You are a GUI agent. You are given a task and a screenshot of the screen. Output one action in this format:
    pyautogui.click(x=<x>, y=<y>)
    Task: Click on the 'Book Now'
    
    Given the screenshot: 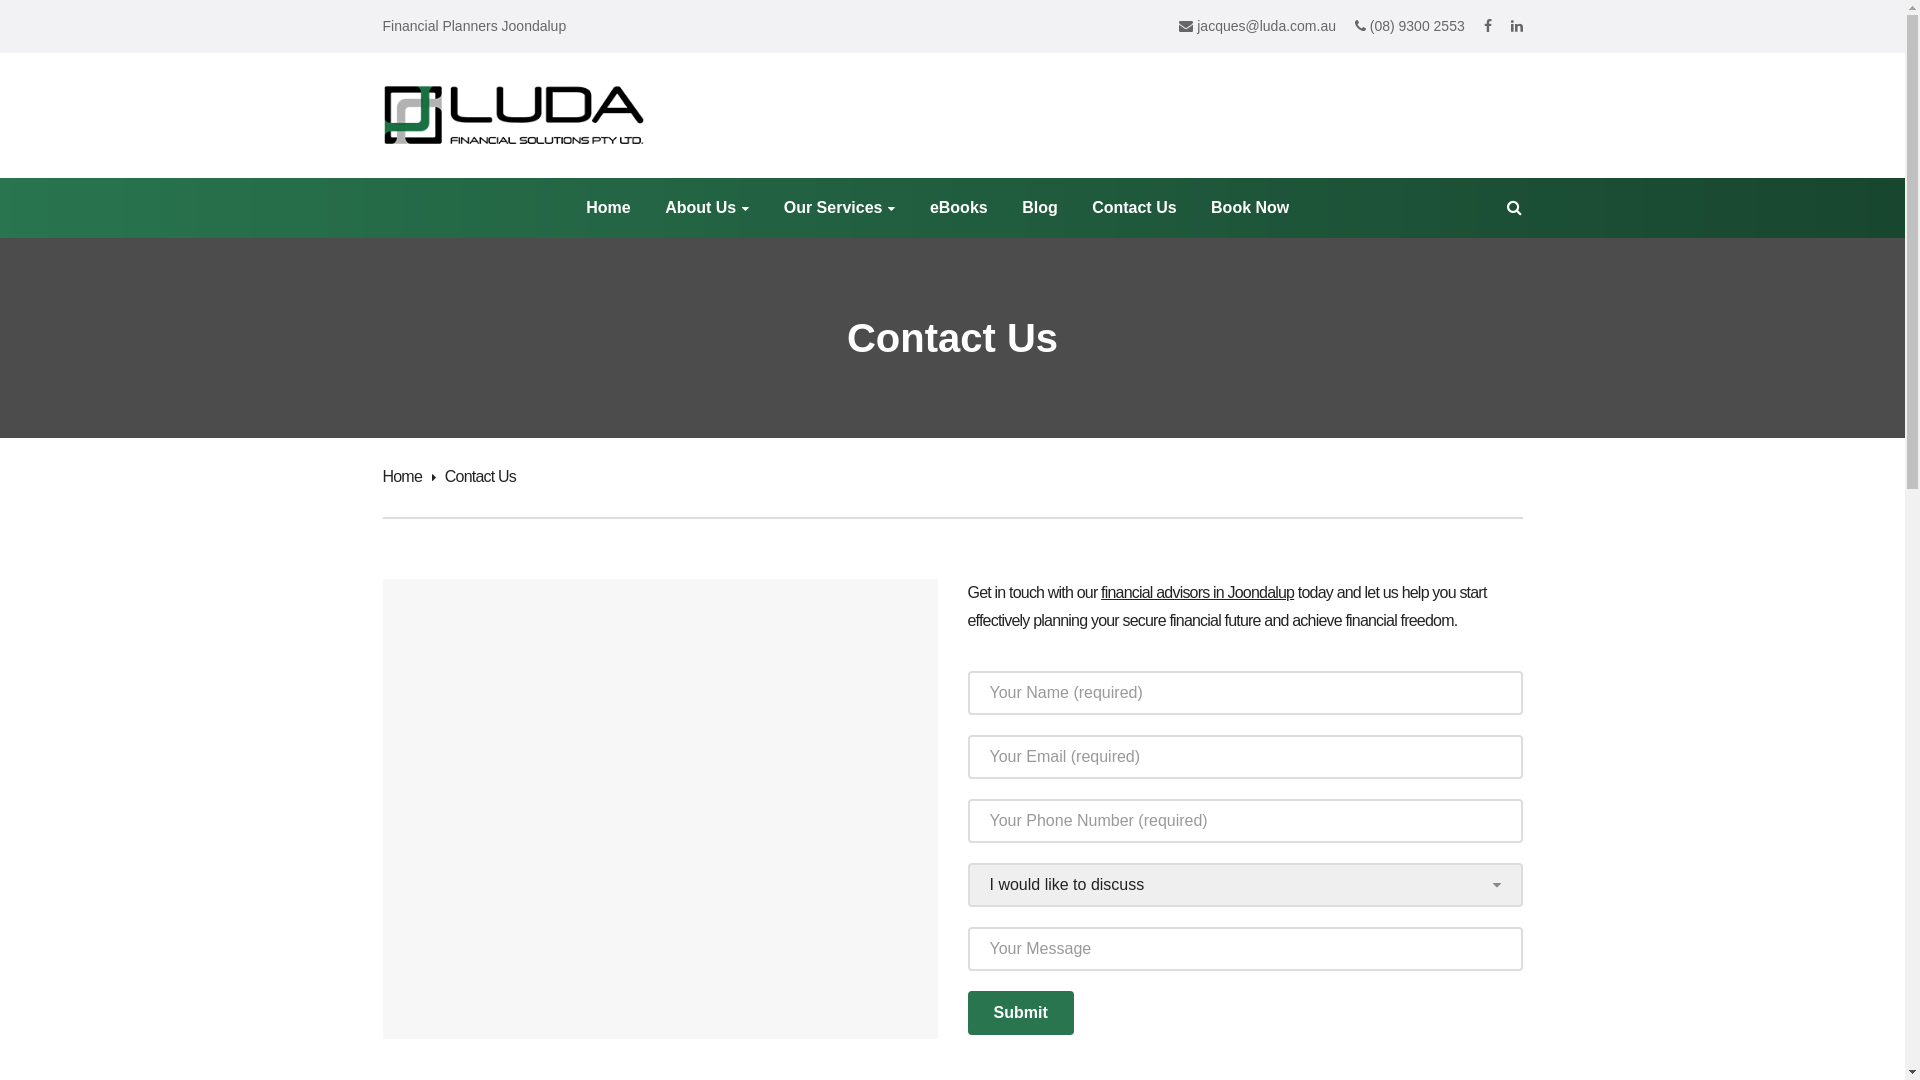 What is the action you would take?
    pyautogui.click(x=1209, y=208)
    